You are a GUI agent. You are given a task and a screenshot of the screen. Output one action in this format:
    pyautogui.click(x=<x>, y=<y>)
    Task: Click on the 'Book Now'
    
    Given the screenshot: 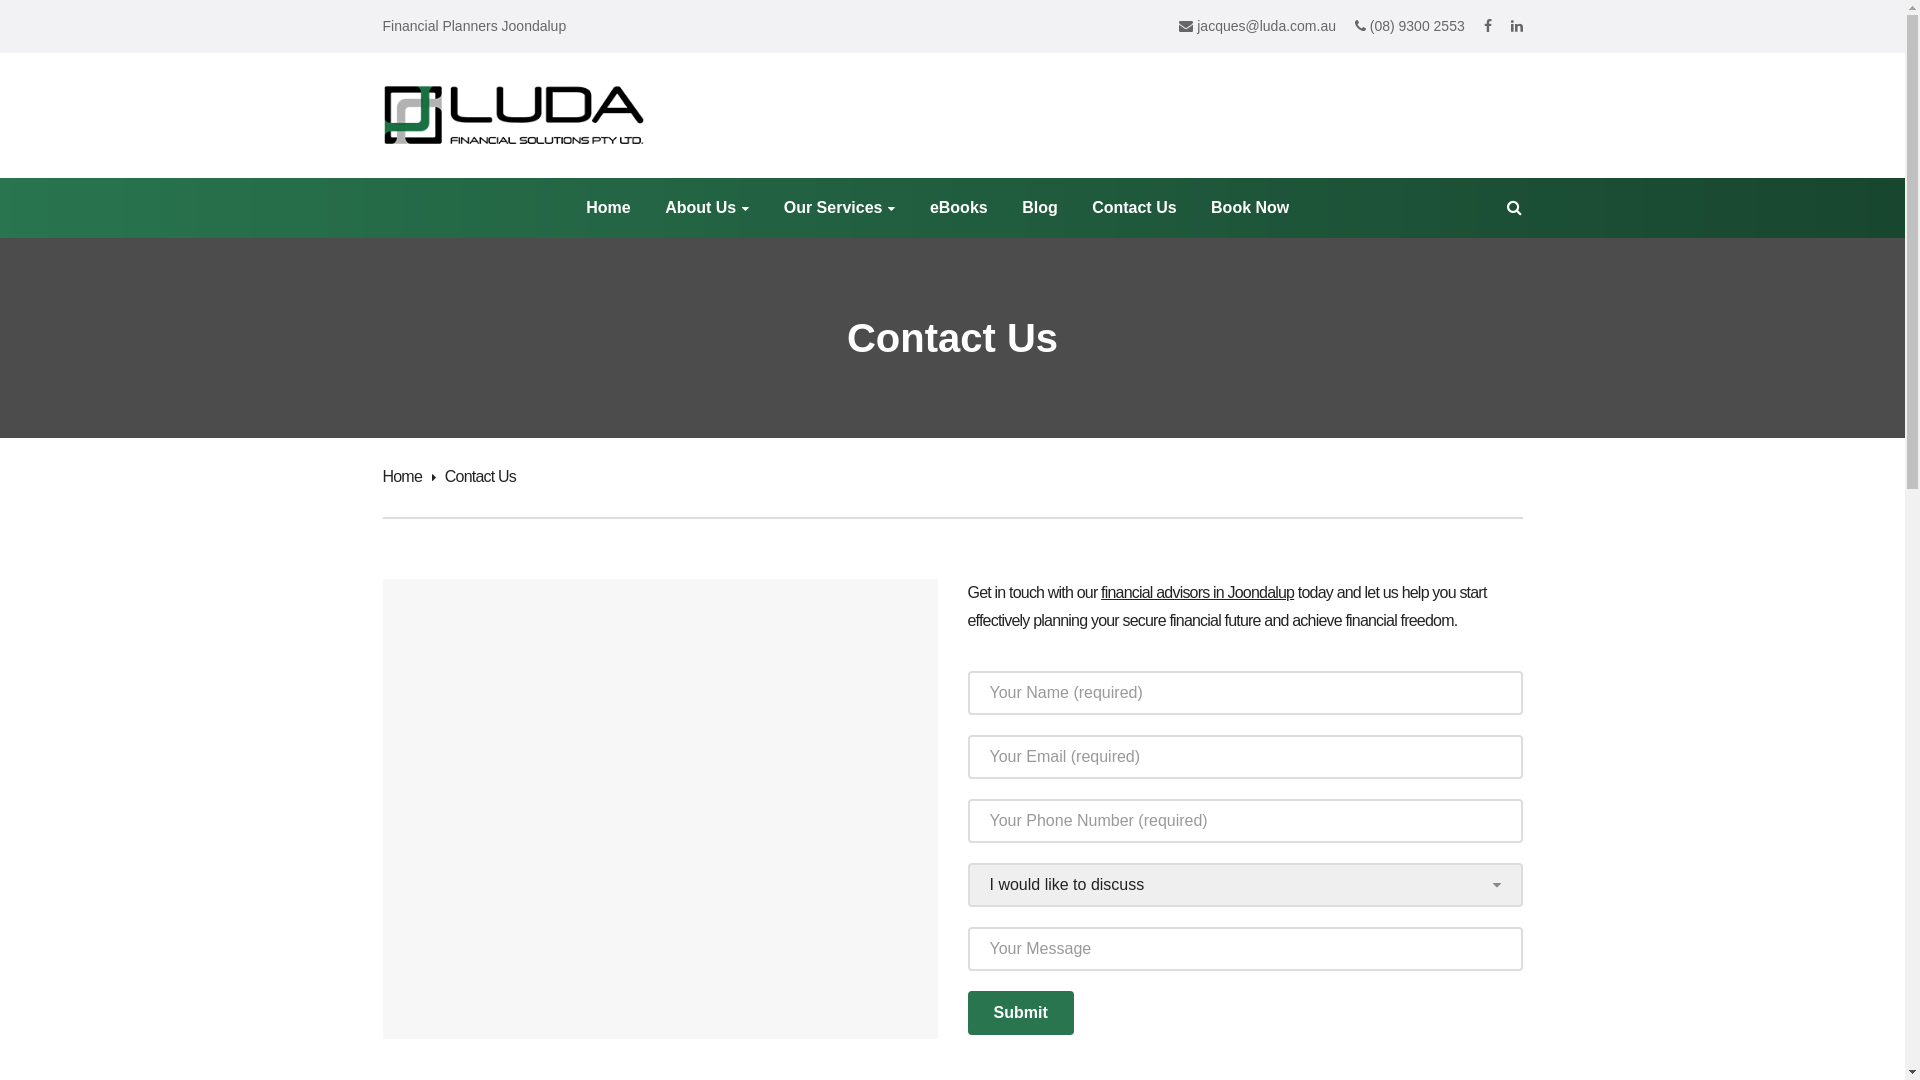 What is the action you would take?
    pyautogui.click(x=1209, y=208)
    